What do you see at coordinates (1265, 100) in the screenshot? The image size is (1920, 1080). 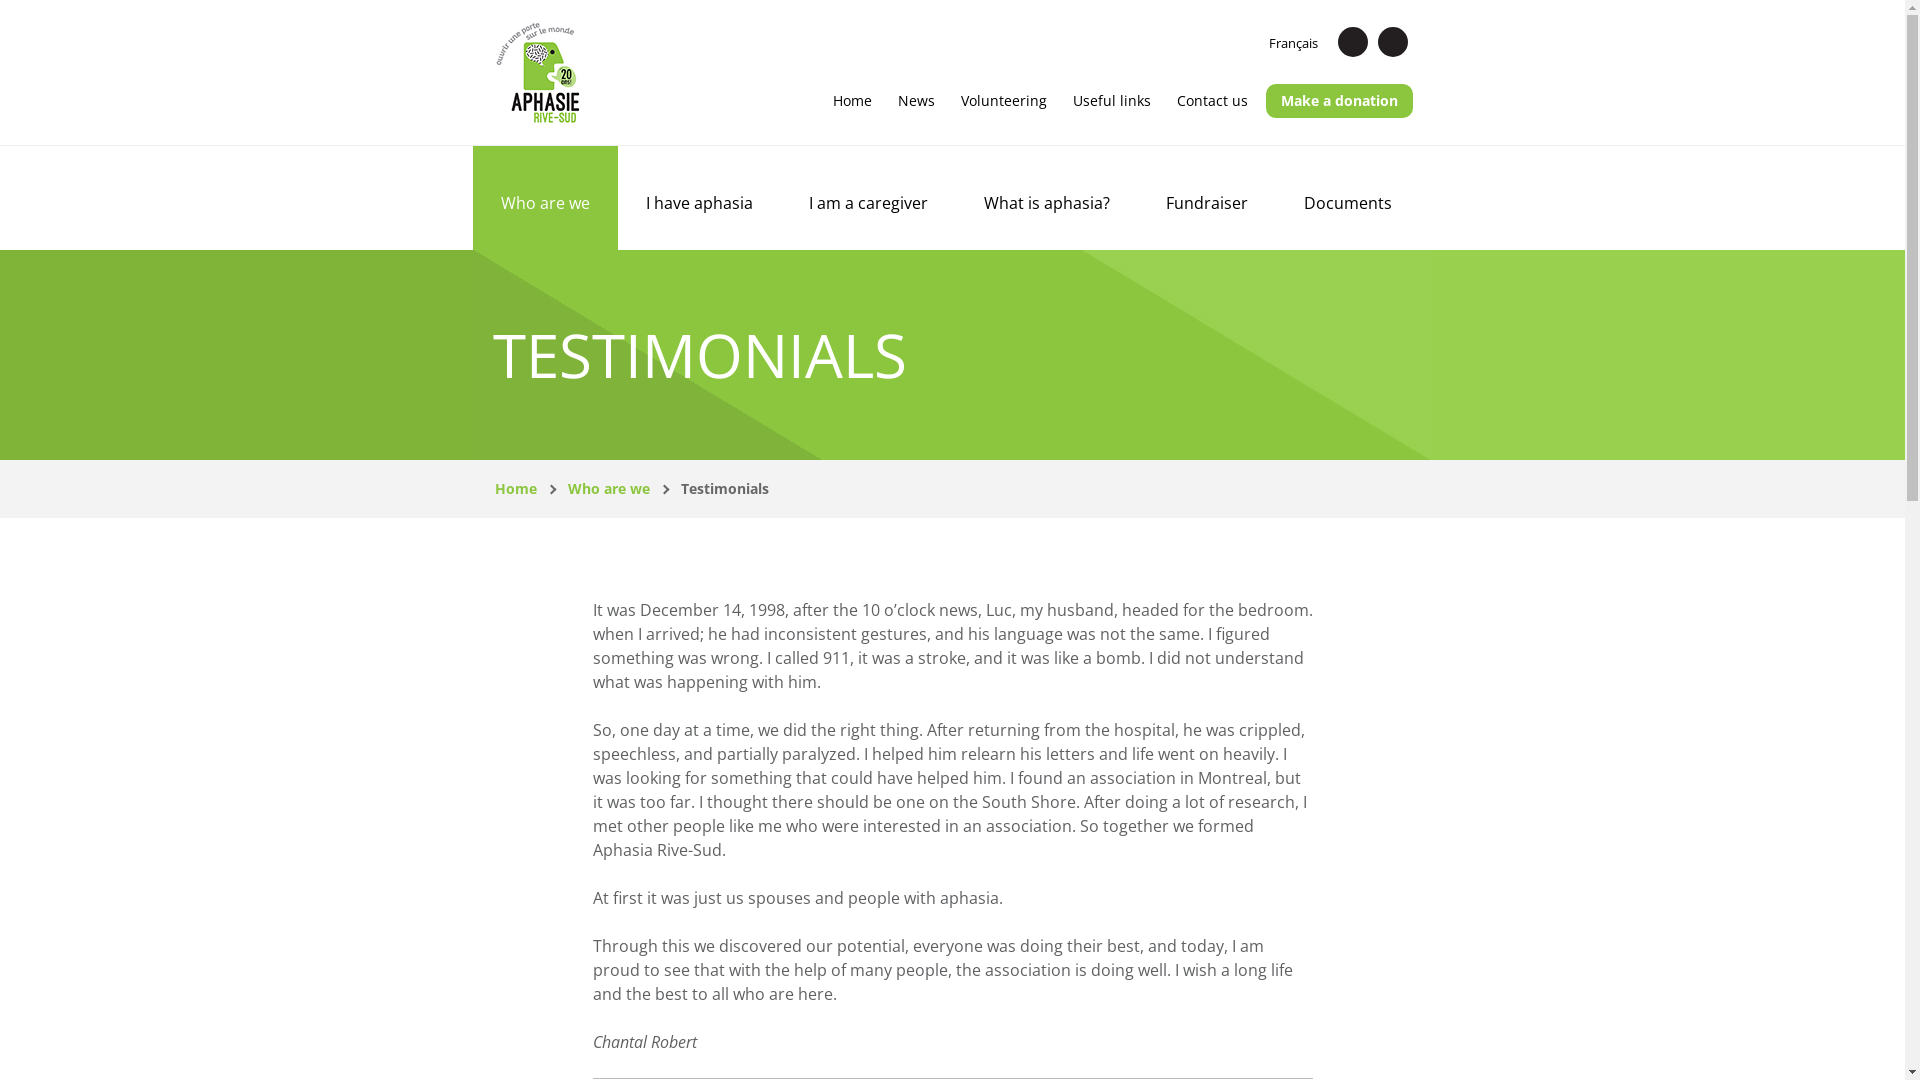 I see `'Make a donation'` at bounding box center [1265, 100].